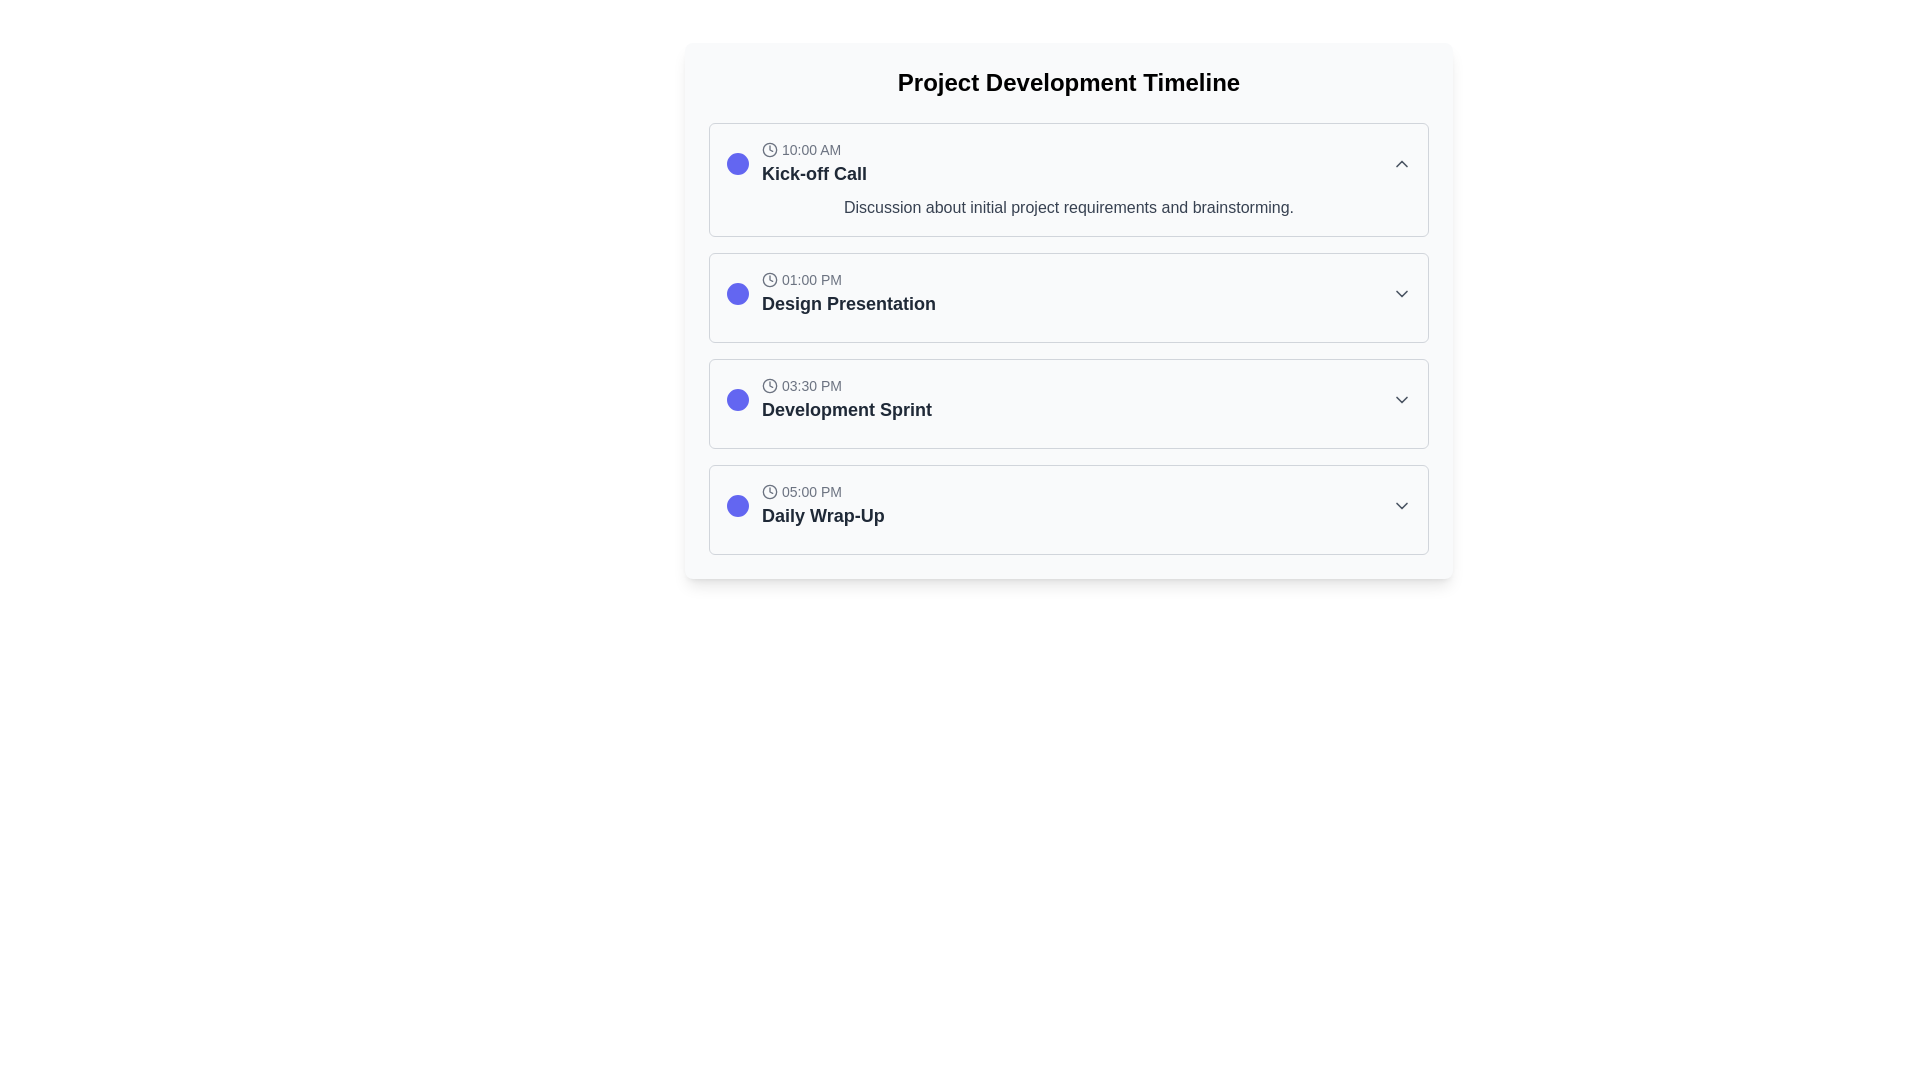 The height and width of the screenshot is (1080, 1920). What do you see at coordinates (1400, 163) in the screenshot?
I see `the small gray chevron-up icon located at the far-right side of the 'Kick-off Call' event block` at bounding box center [1400, 163].